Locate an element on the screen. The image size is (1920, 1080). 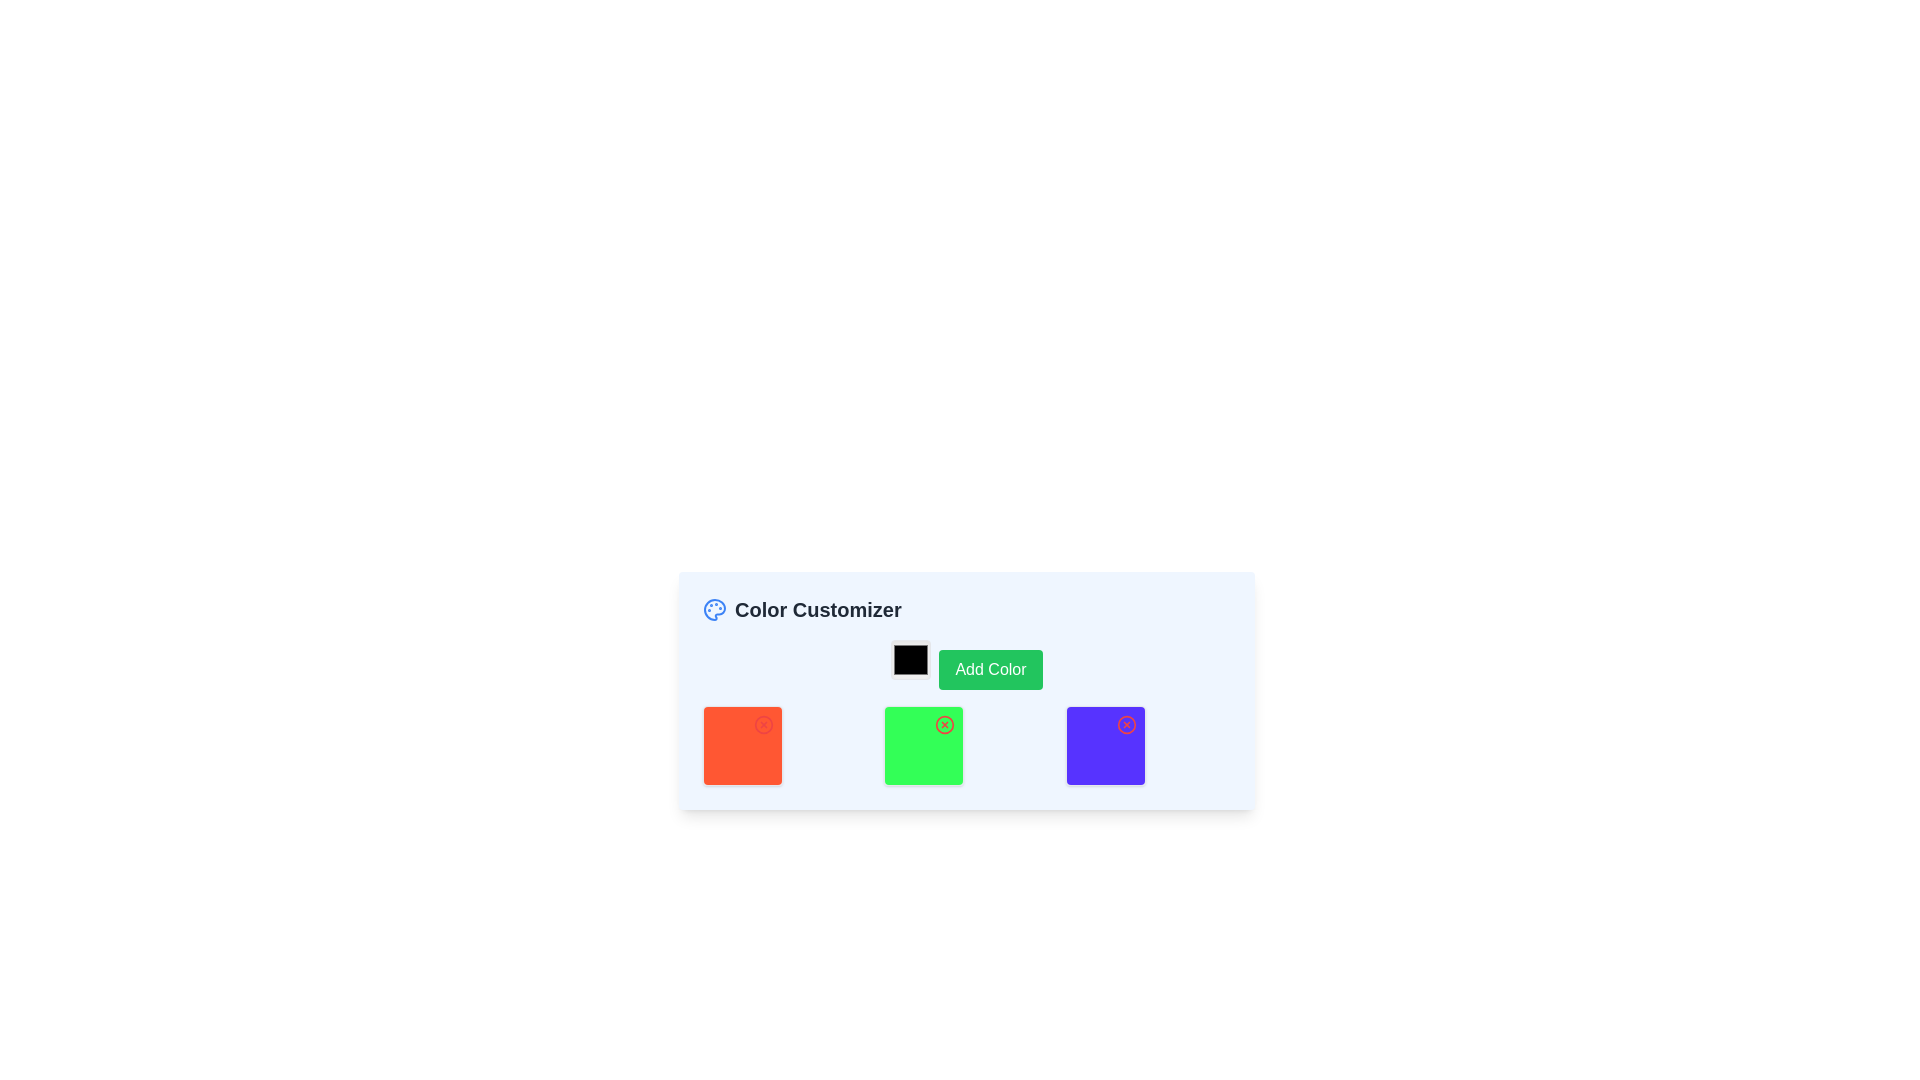
the interactive color box with a bright green background and a small red 'X' icon is located at coordinates (923, 745).